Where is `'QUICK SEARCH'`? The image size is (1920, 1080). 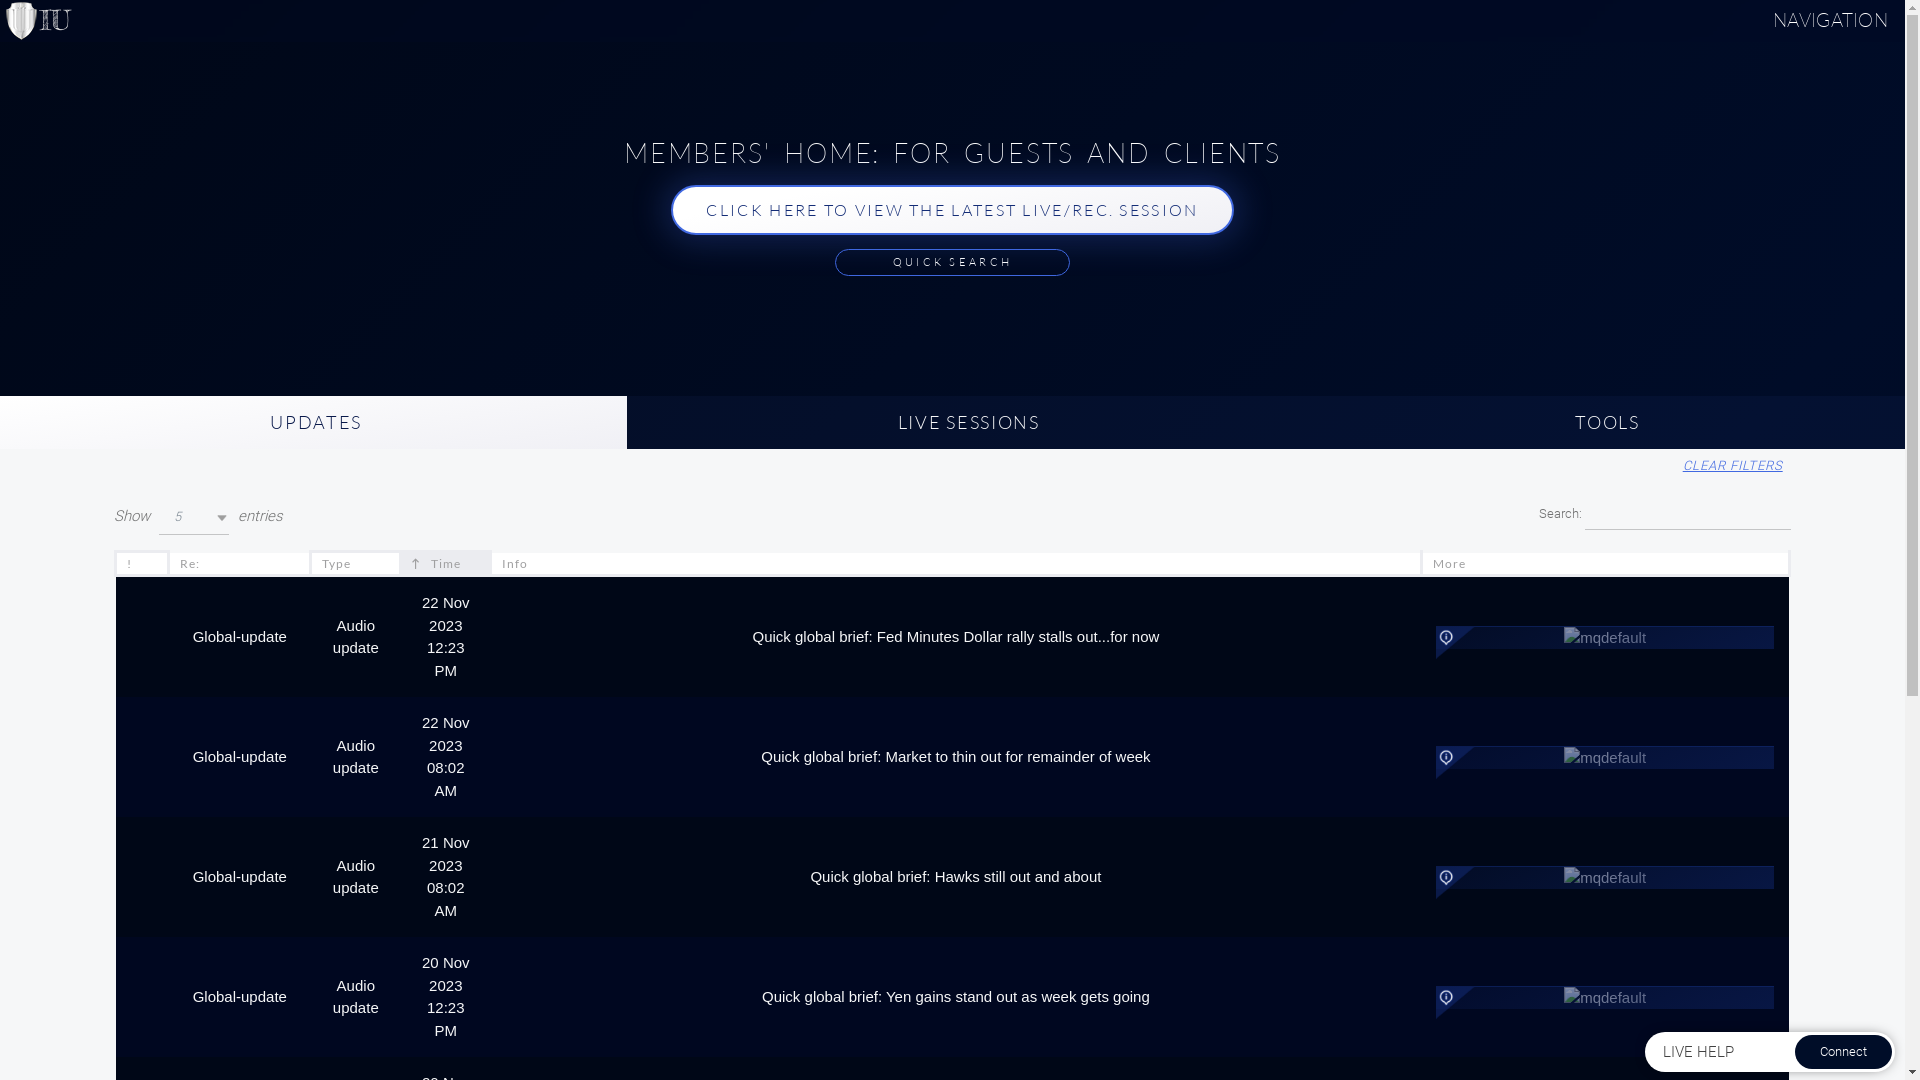 'QUICK SEARCH' is located at coordinates (952, 261).